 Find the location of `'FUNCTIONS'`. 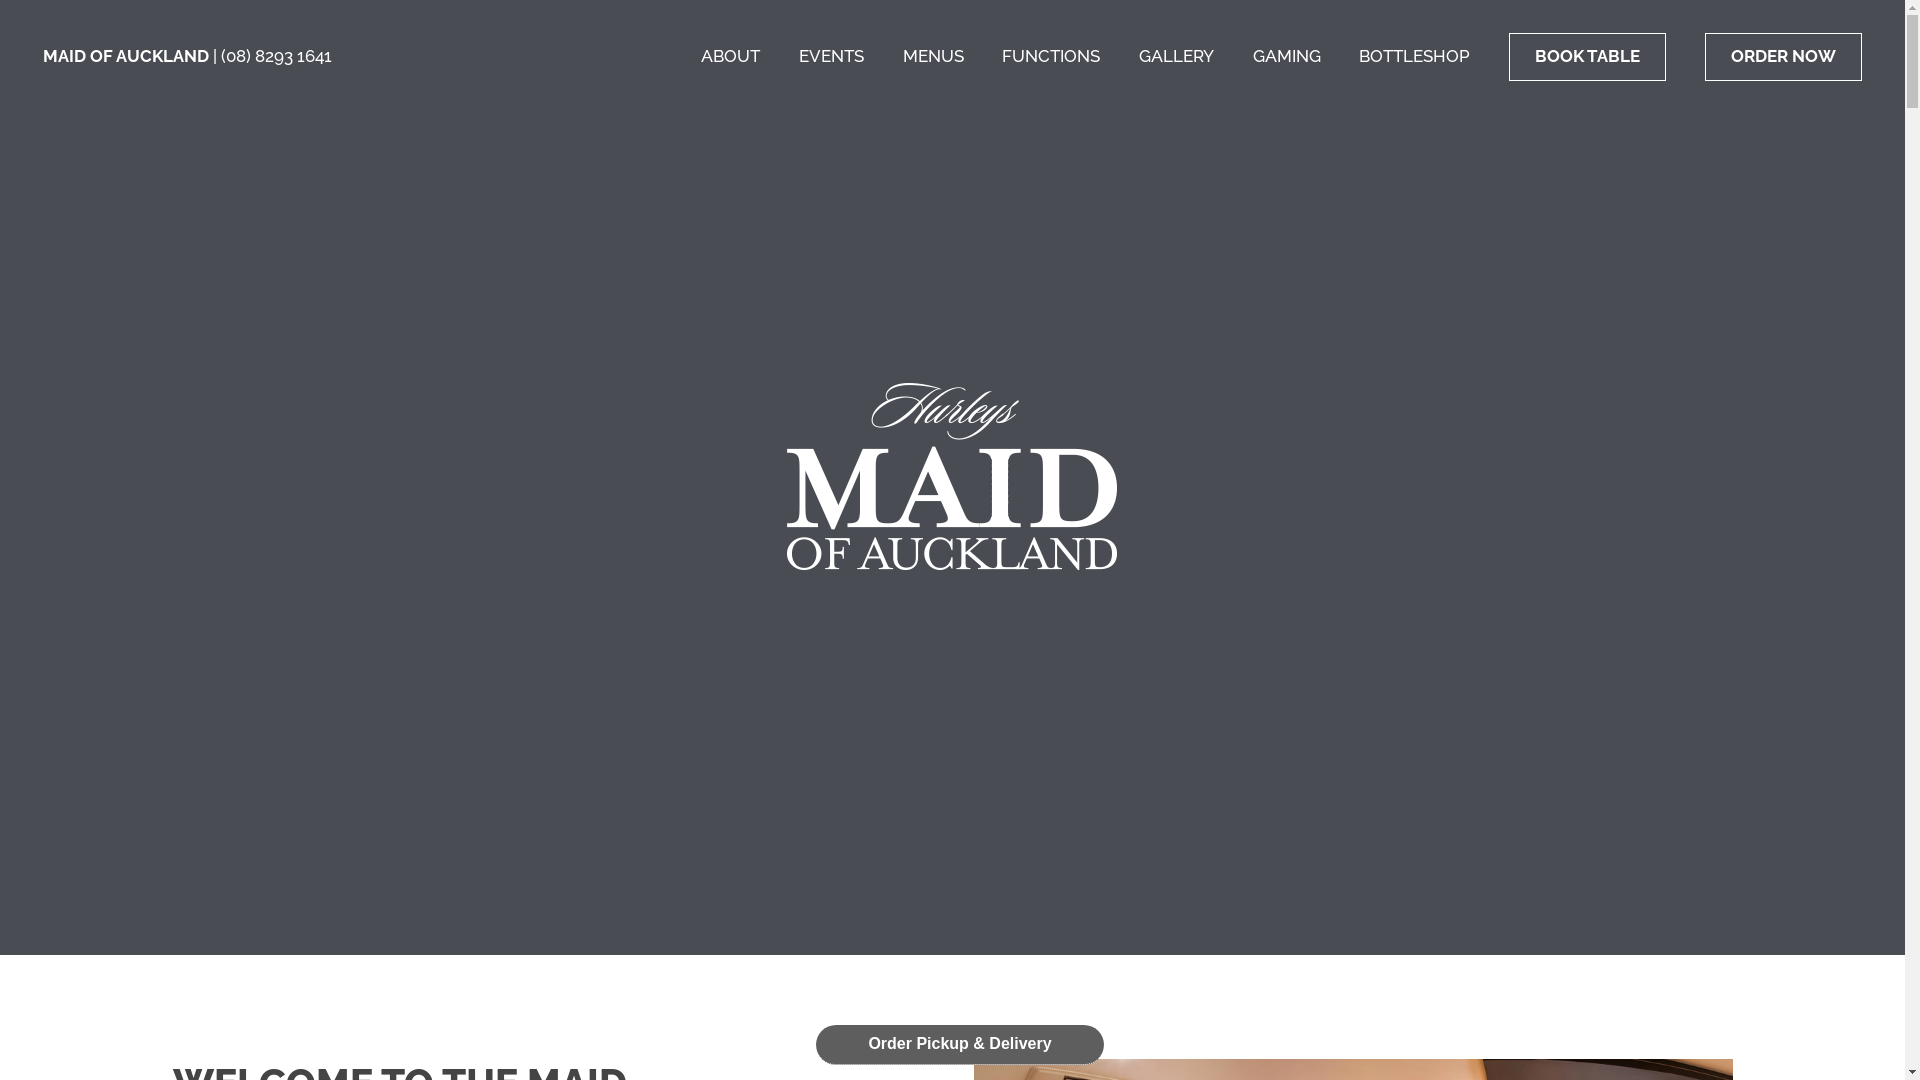

'FUNCTIONS' is located at coordinates (1002, 55).